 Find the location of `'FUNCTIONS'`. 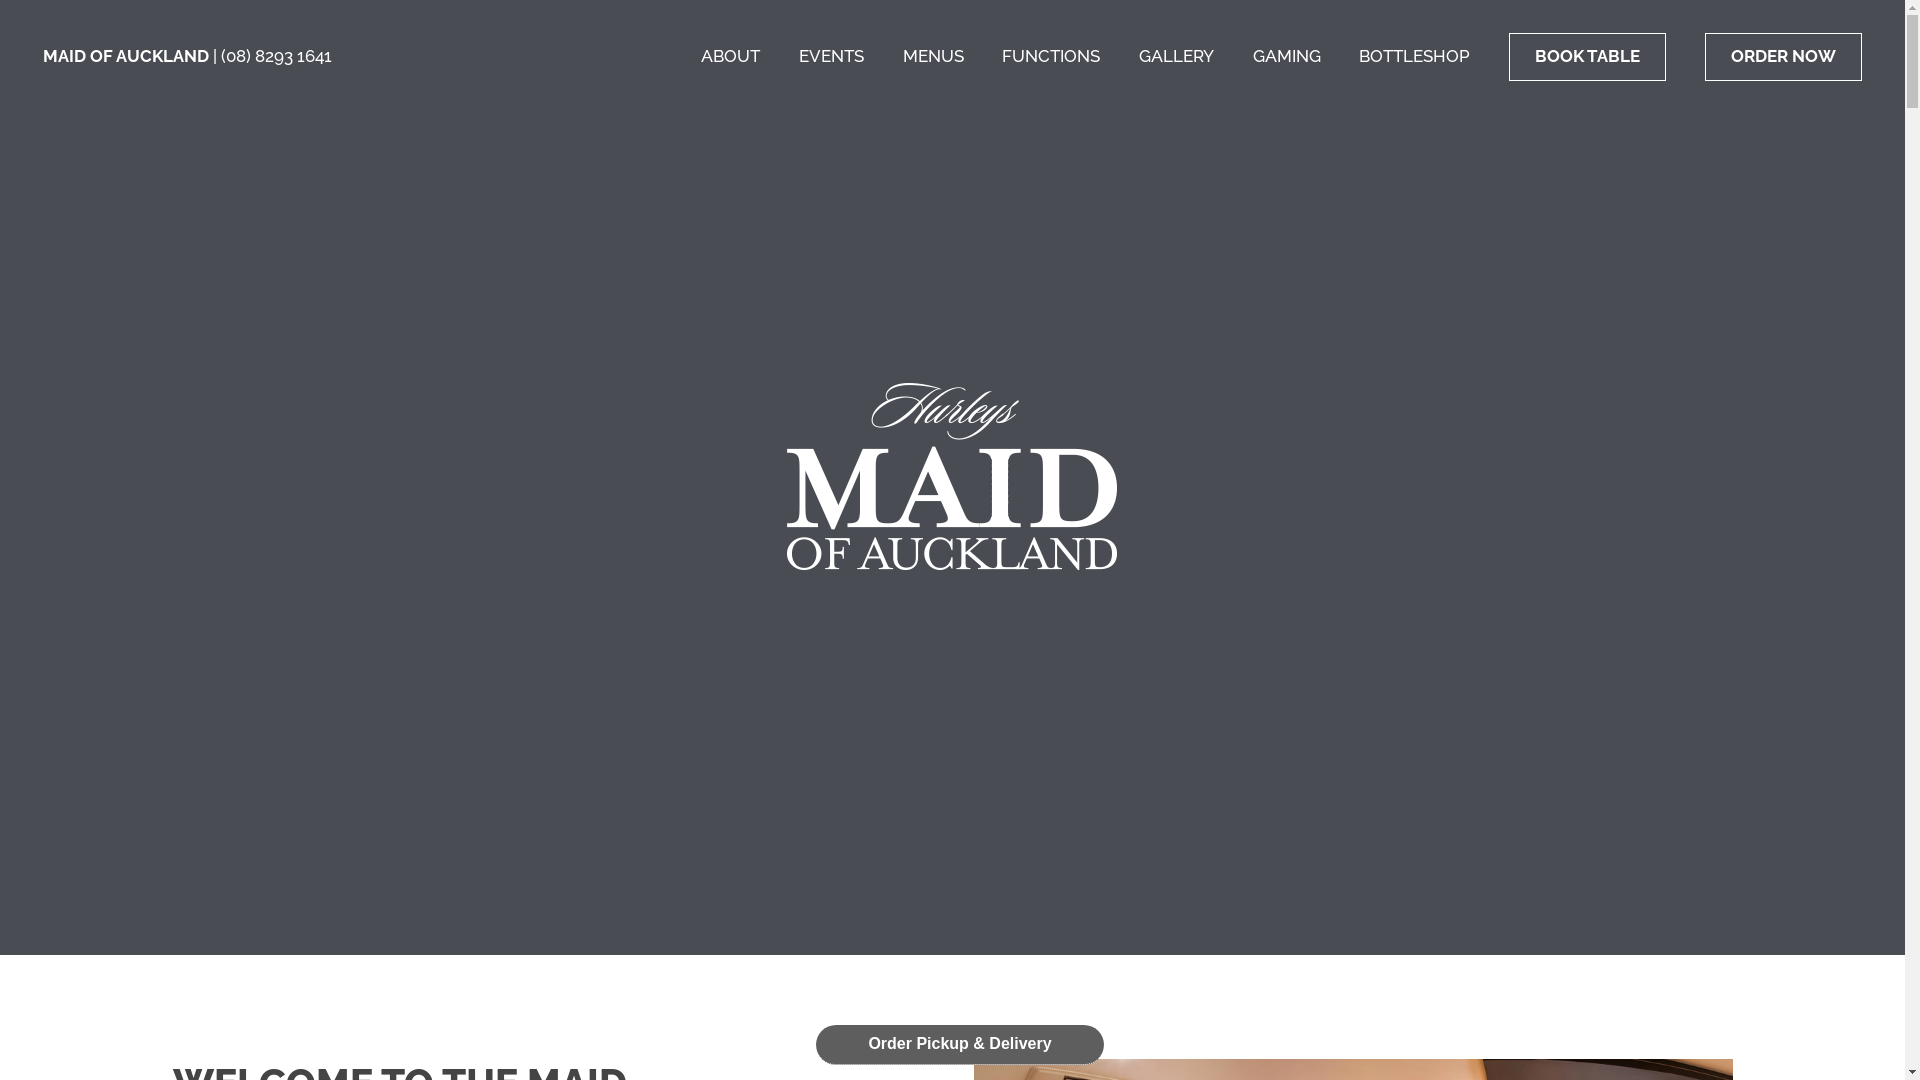

'FUNCTIONS' is located at coordinates (1002, 55).